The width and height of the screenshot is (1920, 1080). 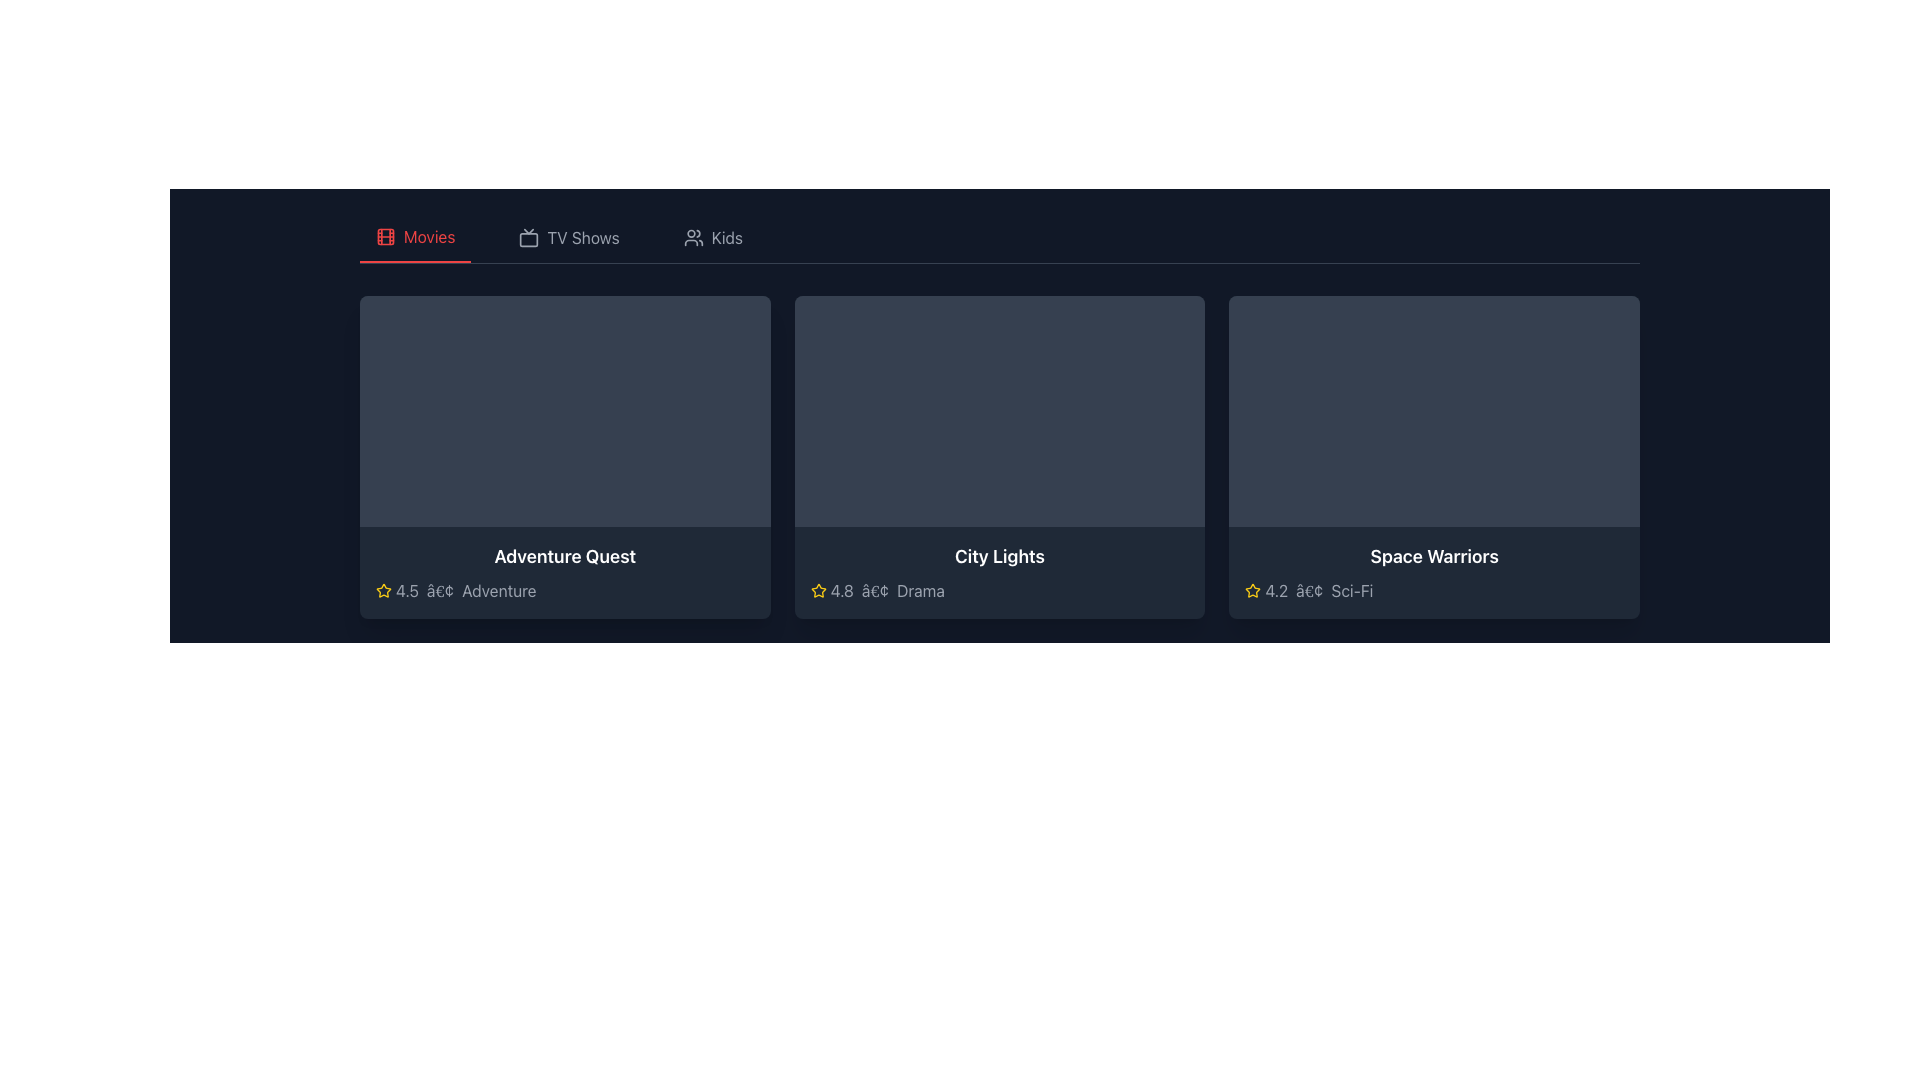 What do you see at coordinates (385, 235) in the screenshot?
I see `the 'Movies' icon in the top navigation bar, which is styled to indicate the active state of the section` at bounding box center [385, 235].